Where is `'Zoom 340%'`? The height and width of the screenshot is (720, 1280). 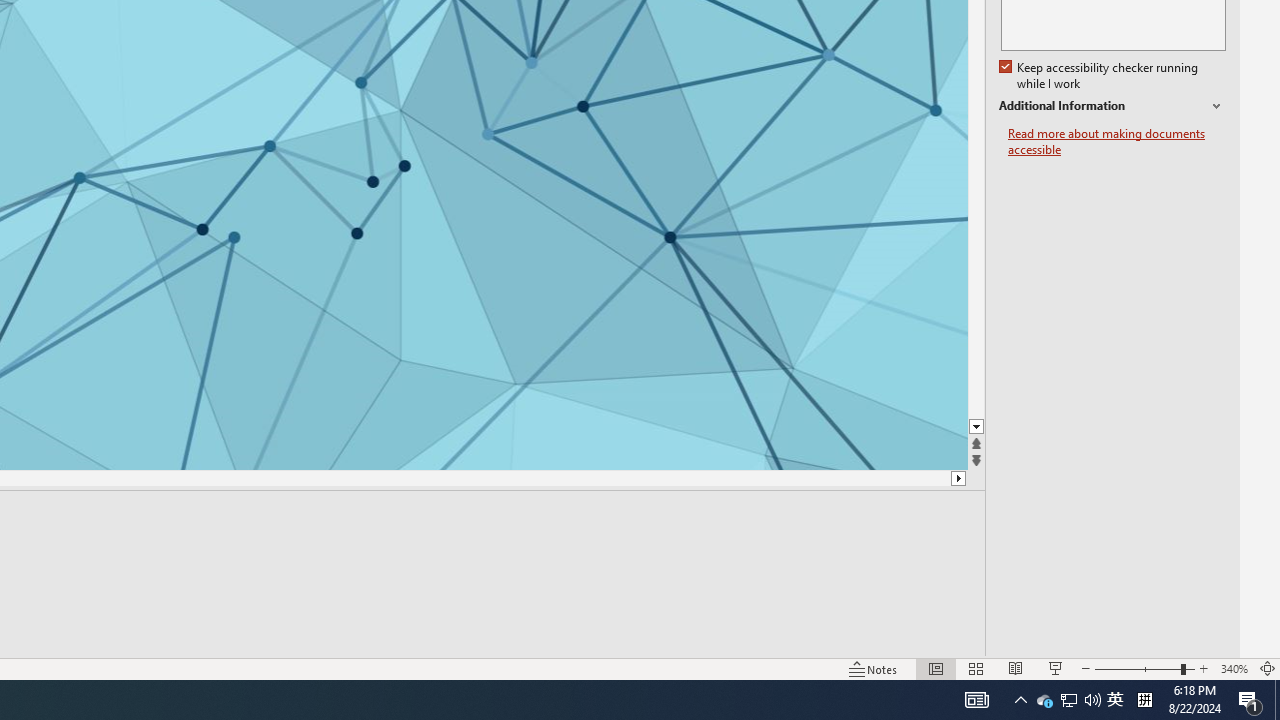 'Zoom 340%' is located at coordinates (1233, 669).